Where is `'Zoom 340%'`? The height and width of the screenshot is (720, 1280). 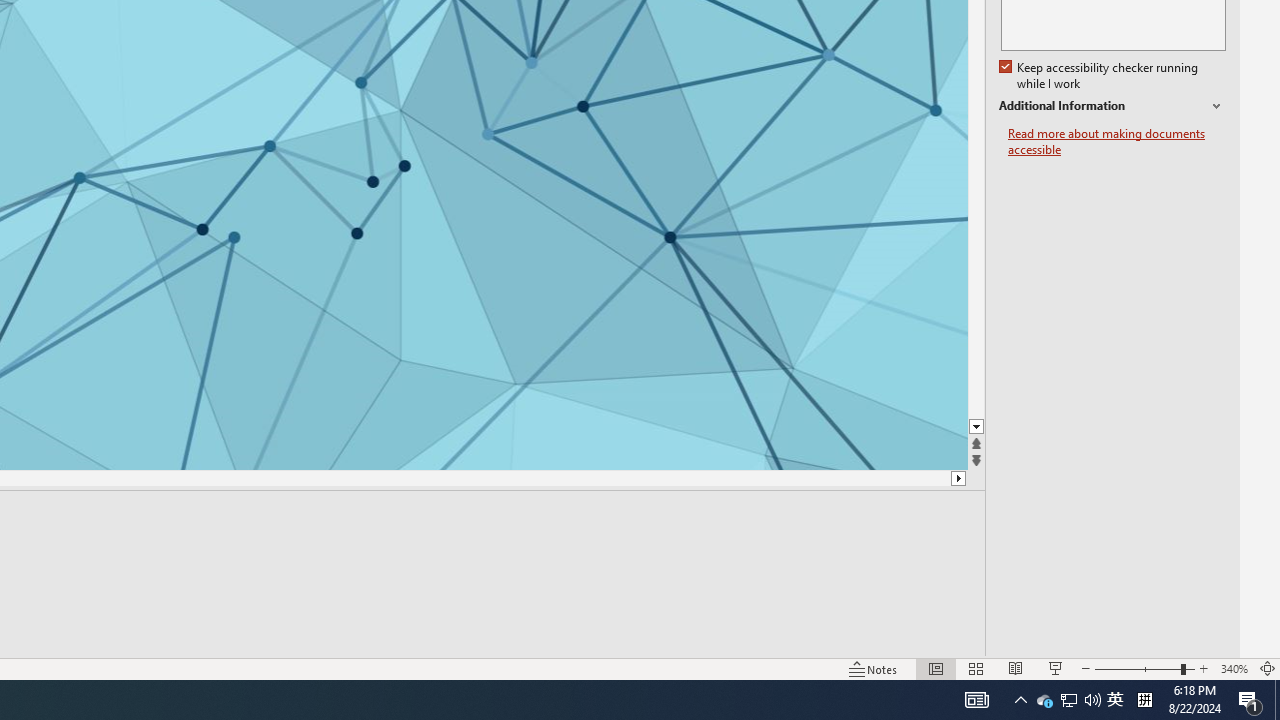 'Zoom 340%' is located at coordinates (1233, 669).